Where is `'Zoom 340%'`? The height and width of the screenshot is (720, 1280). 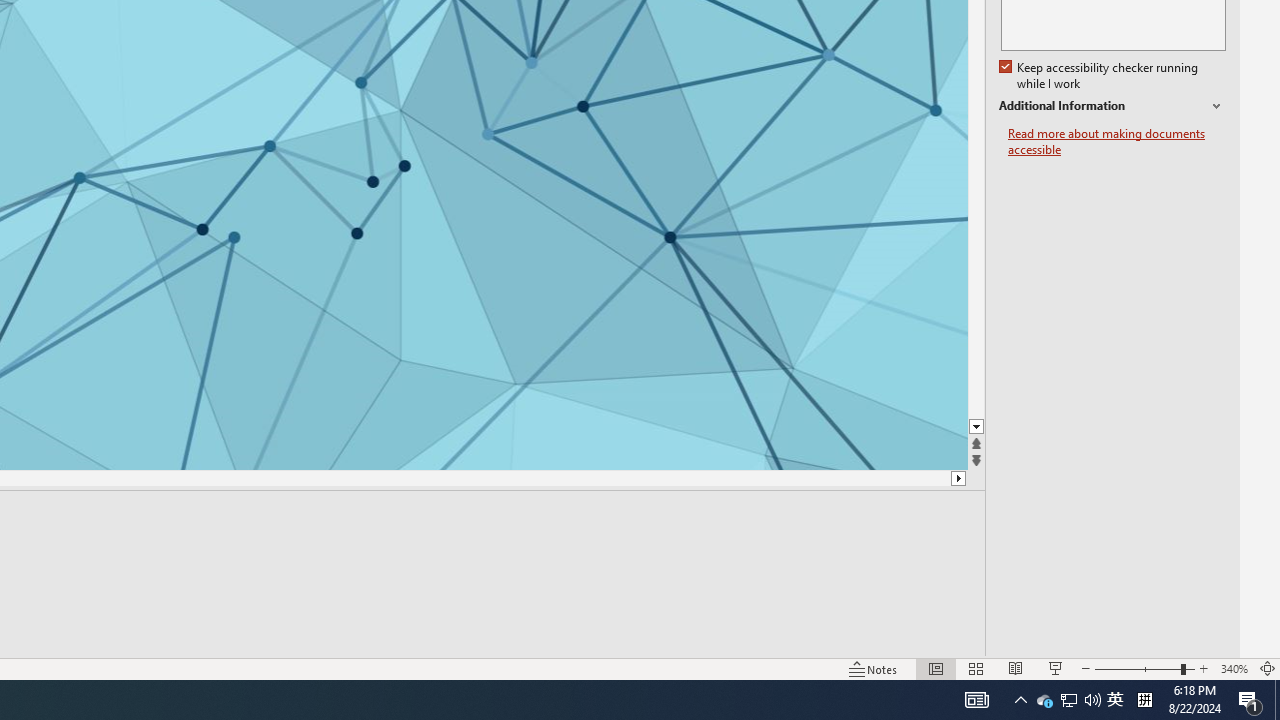 'Zoom 340%' is located at coordinates (1233, 669).